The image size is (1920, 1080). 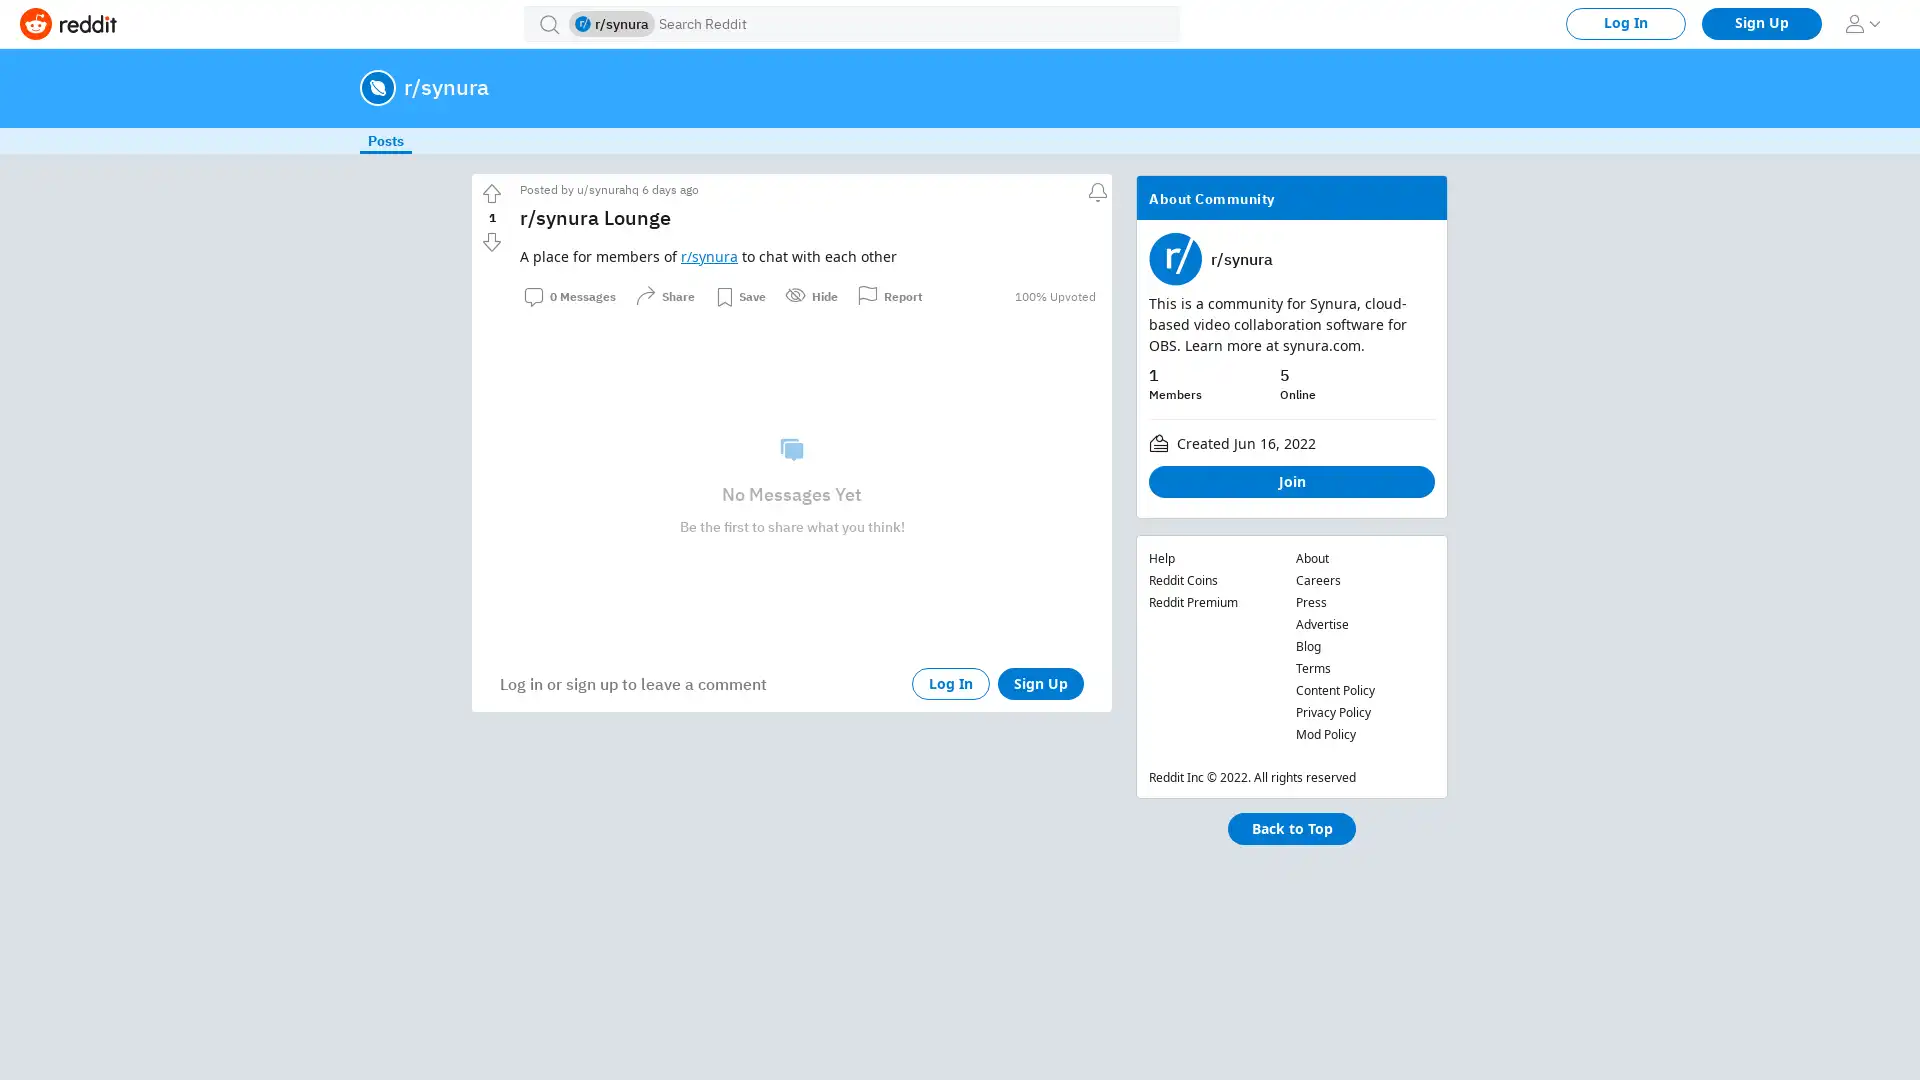 What do you see at coordinates (1094, 189) in the screenshot?
I see `Follow post to stay updated` at bounding box center [1094, 189].